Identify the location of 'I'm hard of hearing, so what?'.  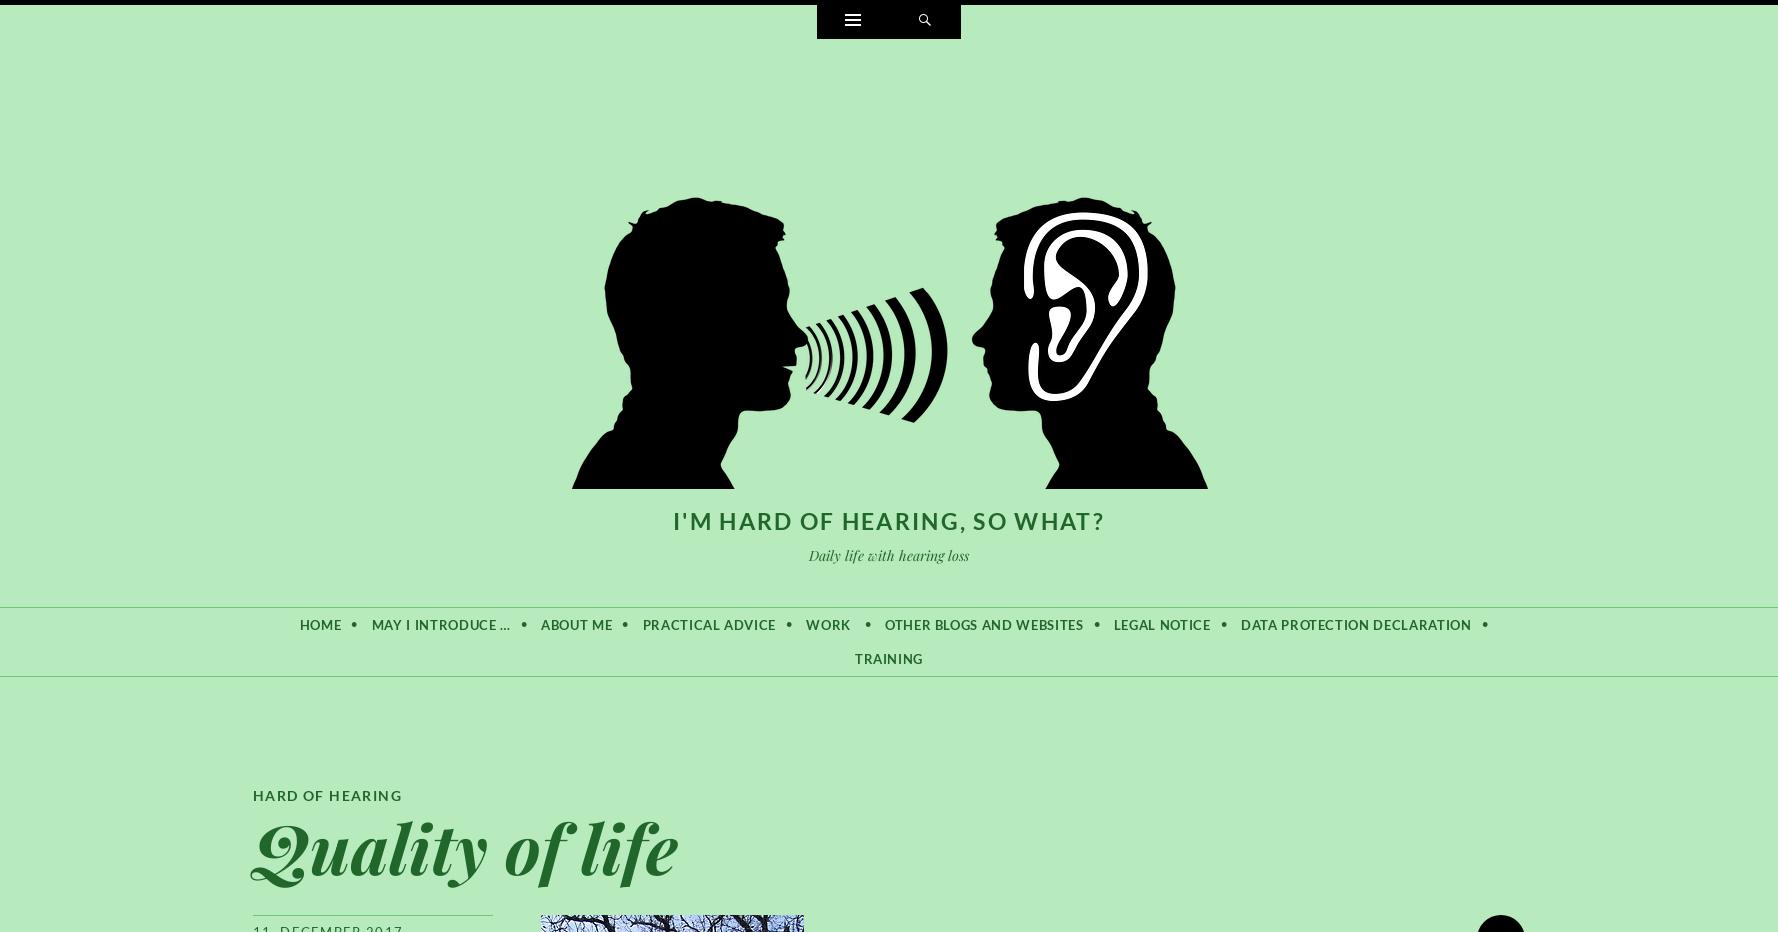
(672, 519).